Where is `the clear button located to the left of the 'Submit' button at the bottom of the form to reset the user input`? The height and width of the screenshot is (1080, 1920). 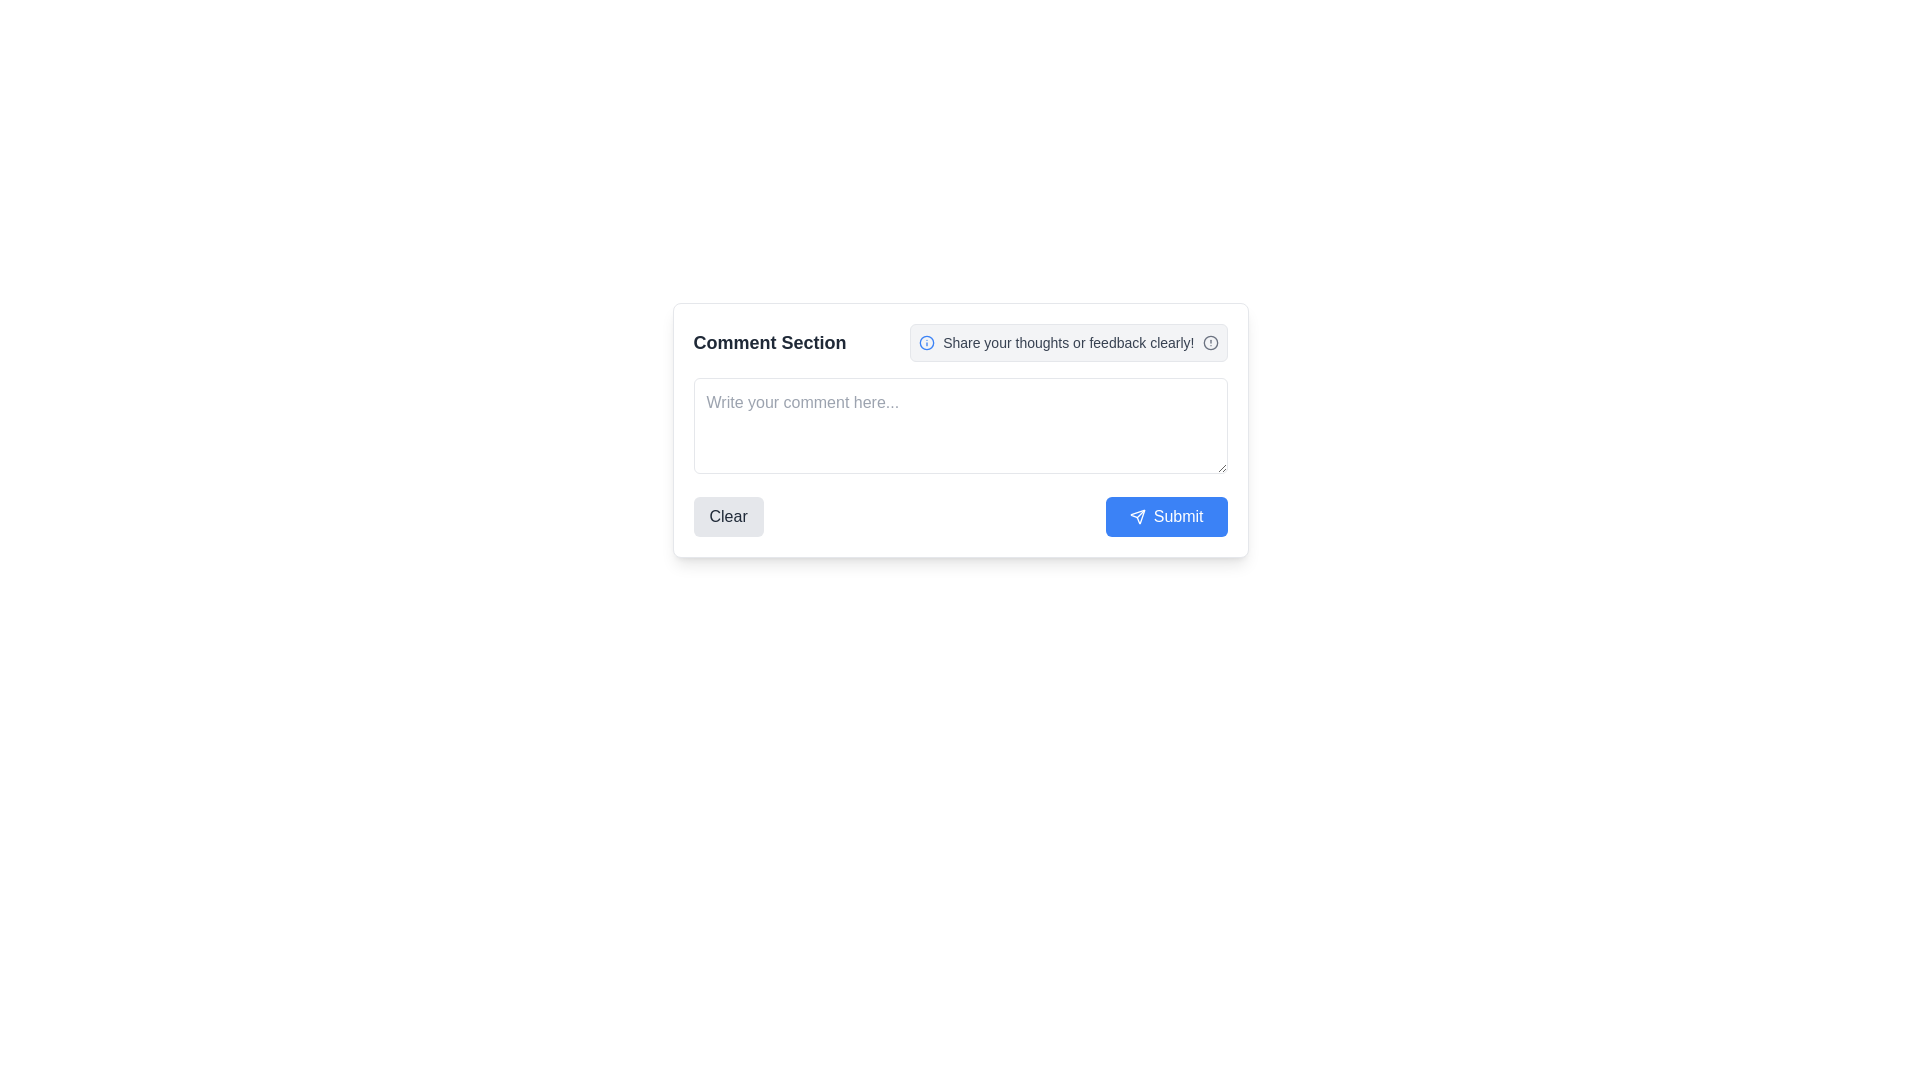
the clear button located to the left of the 'Submit' button at the bottom of the form to reset the user input is located at coordinates (727, 515).